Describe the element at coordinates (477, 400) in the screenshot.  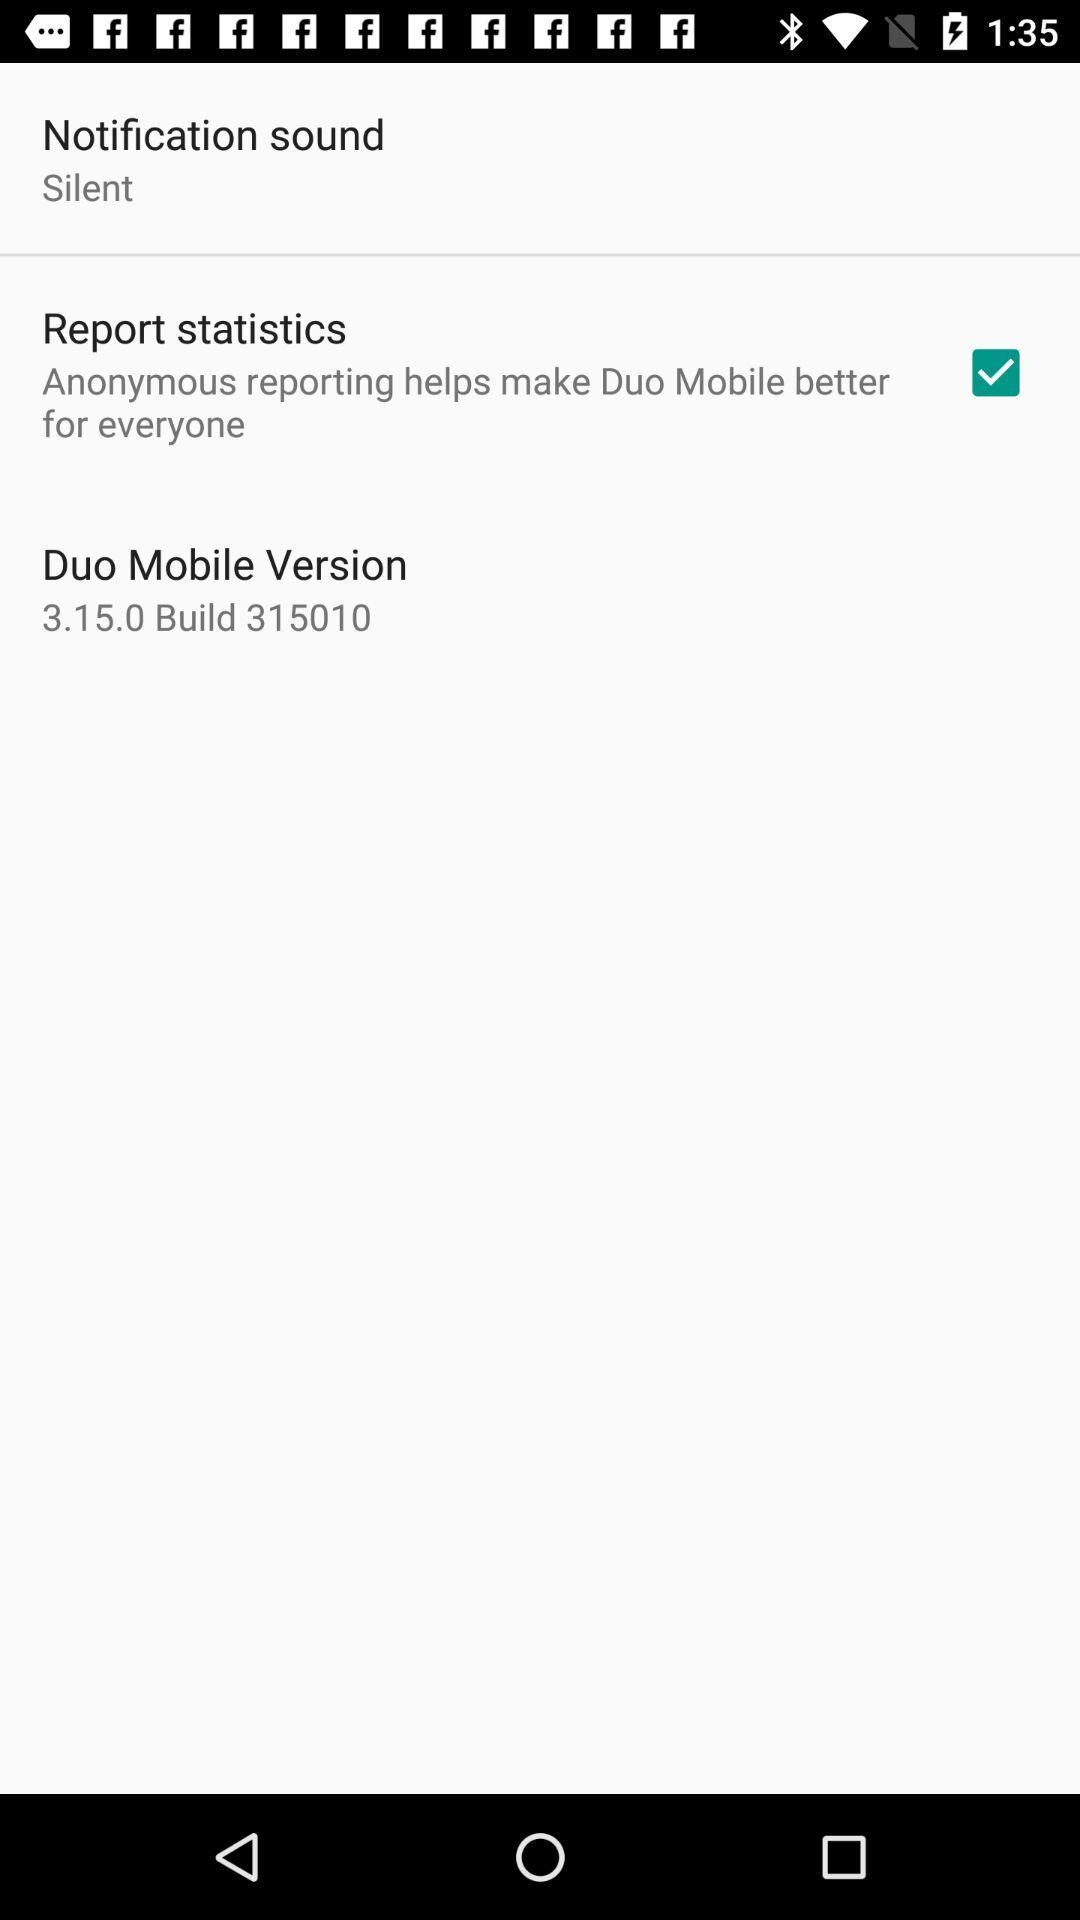
I see `the icon below the report statistics` at that location.